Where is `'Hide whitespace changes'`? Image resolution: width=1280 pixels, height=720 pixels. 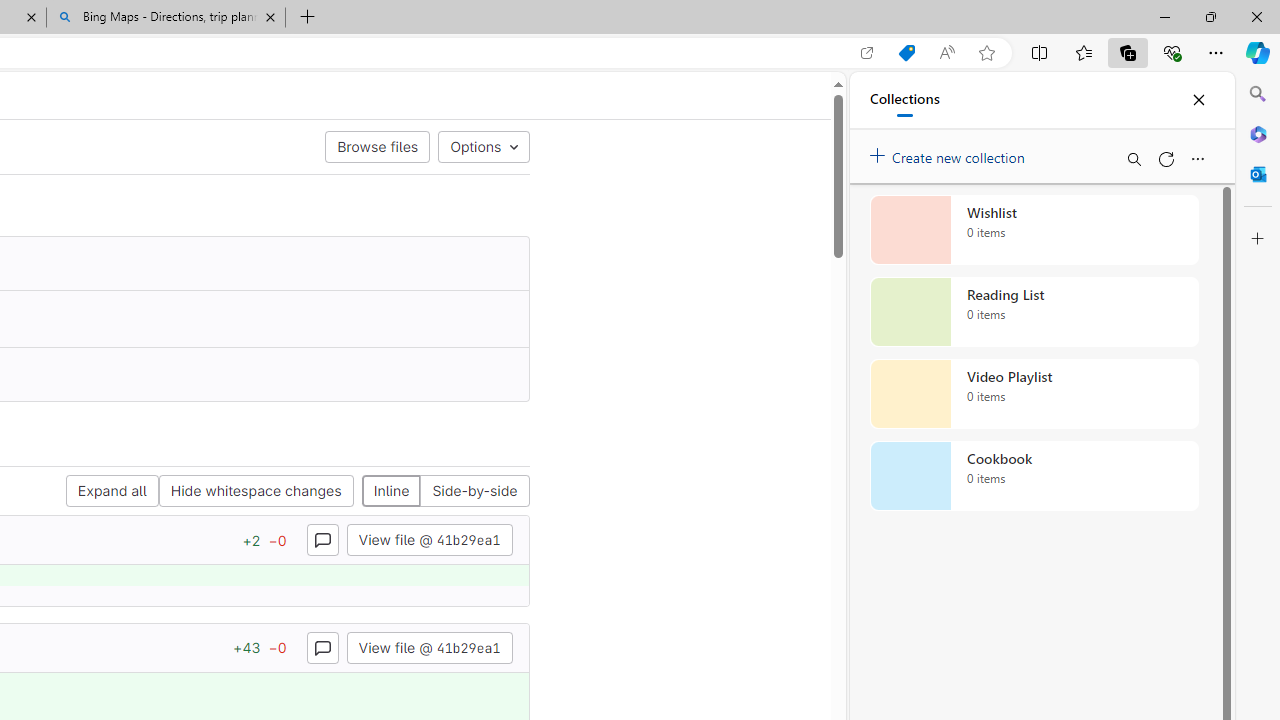 'Hide whitespace changes' is located at coordinates (255, 491).